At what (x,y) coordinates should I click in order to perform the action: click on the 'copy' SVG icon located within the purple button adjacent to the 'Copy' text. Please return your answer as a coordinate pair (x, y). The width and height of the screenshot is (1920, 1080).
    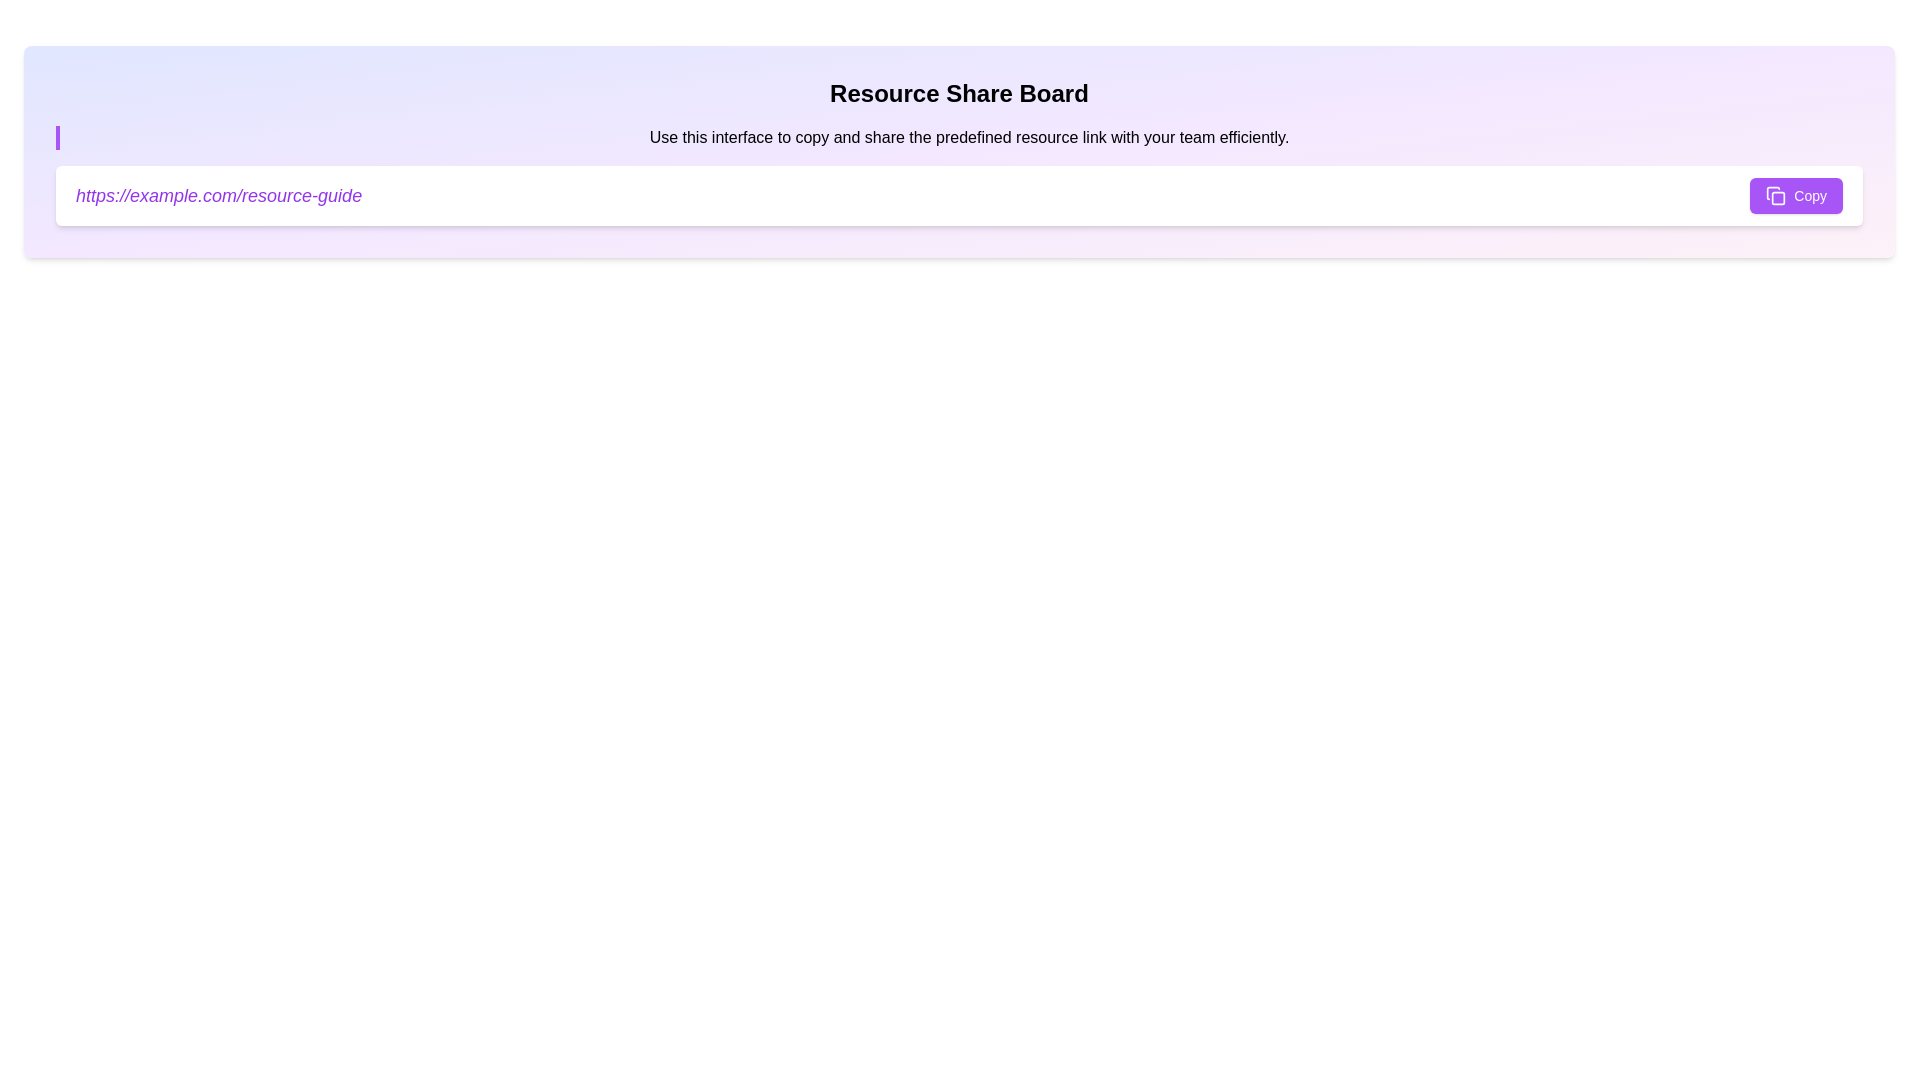
    Looking at the image, I should click on (1776, 196).